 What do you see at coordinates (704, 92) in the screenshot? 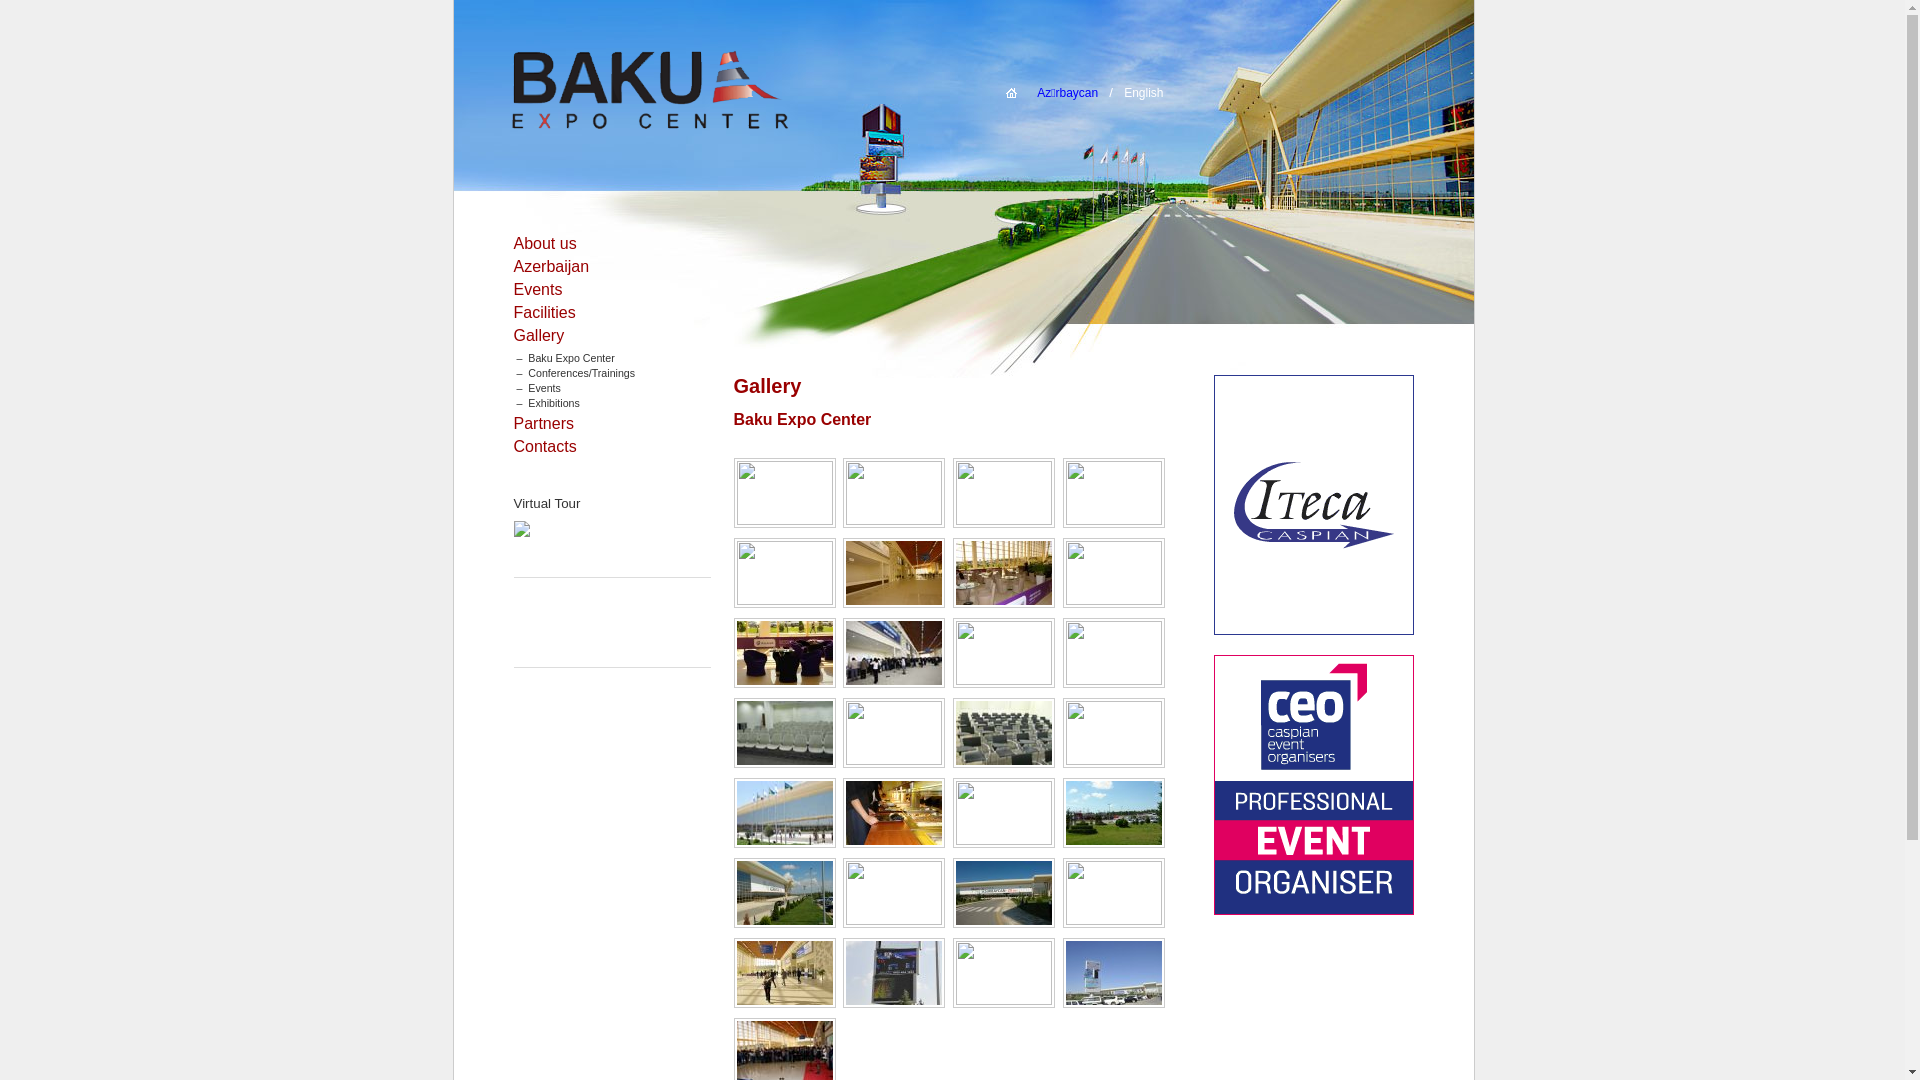
I see `'Baku Expo Center'` at bounding box center [704, 92].